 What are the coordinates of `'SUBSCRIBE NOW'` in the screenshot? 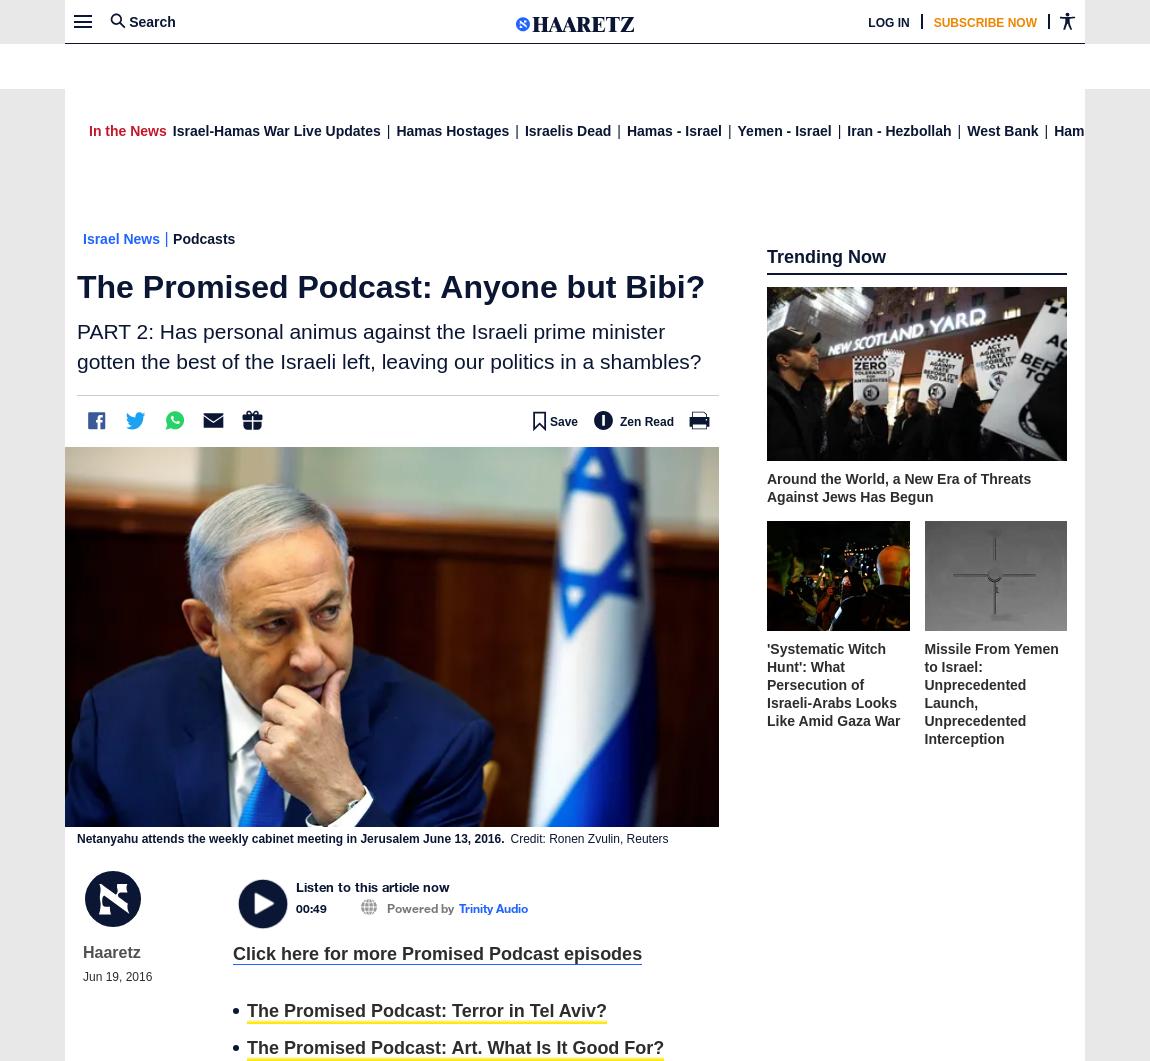 It's located at (984, 68).